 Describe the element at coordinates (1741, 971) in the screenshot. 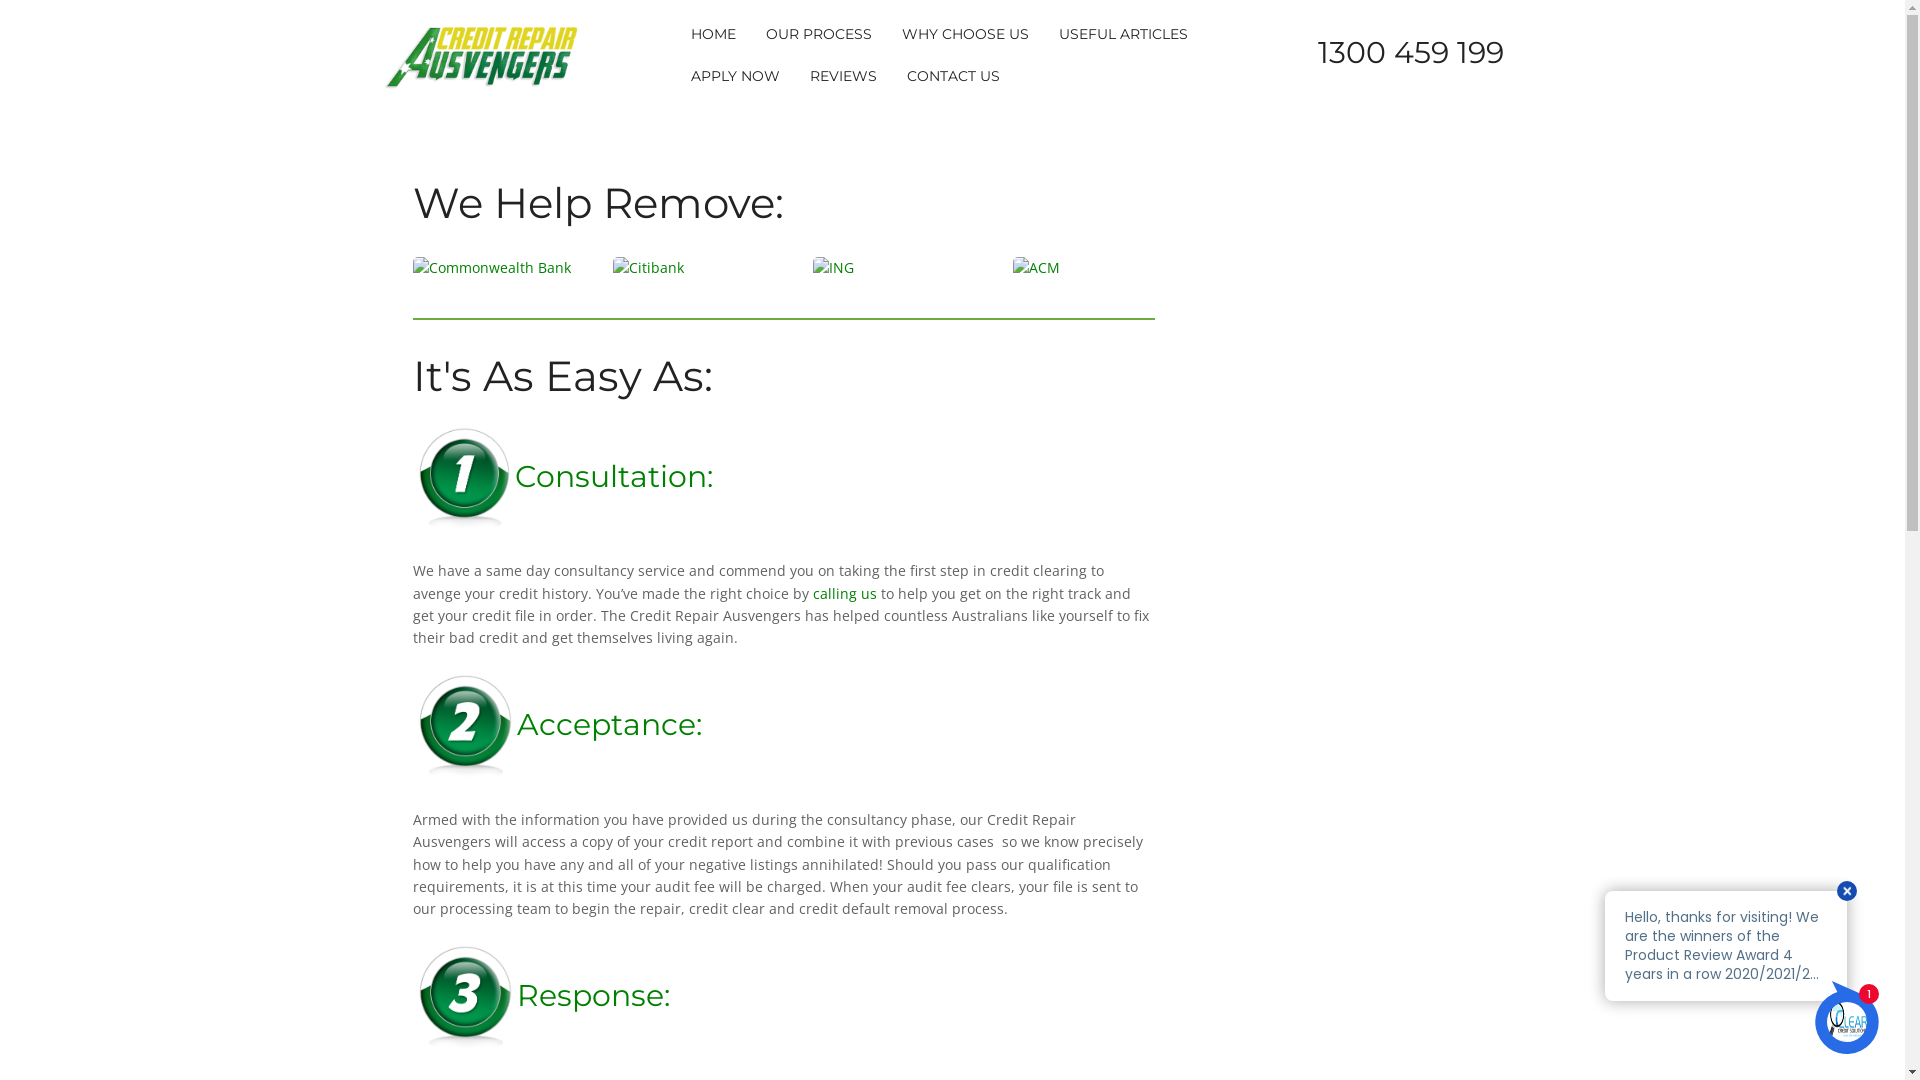

I see `'Chat with us'` at that location.